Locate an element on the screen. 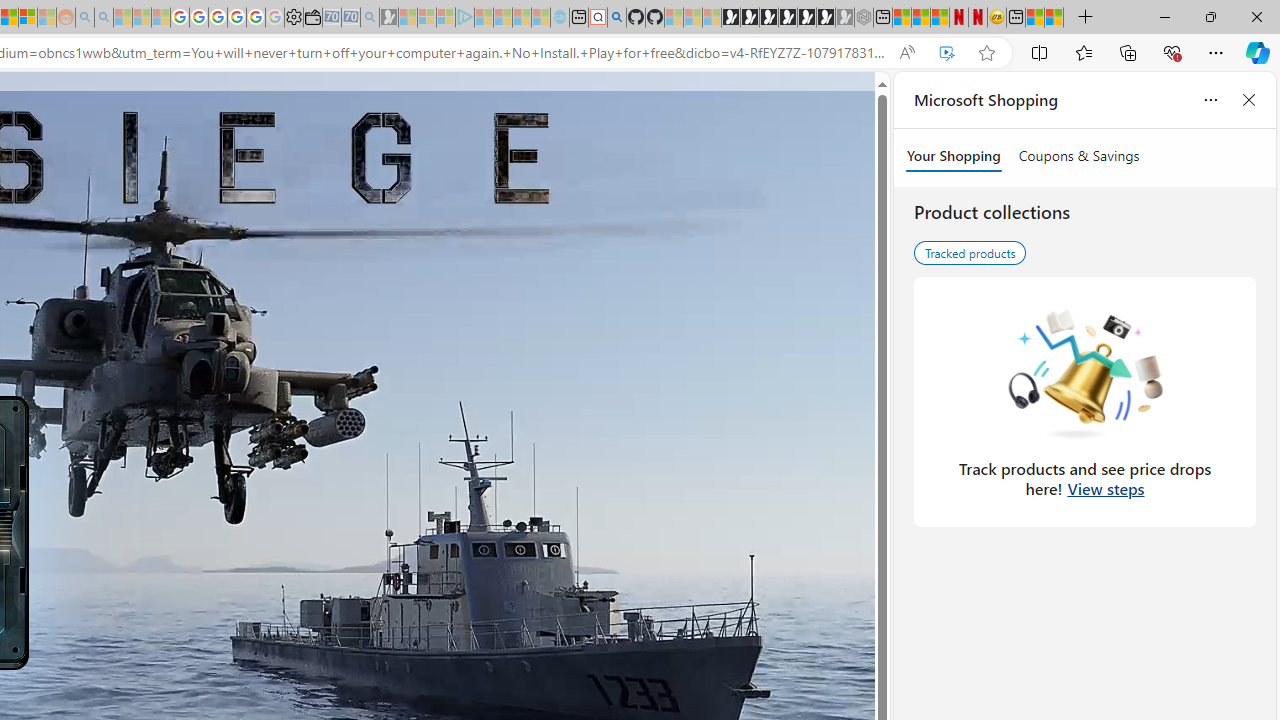 The height and width of the screenshot is (720, 1280). 'Play Cave FRVR in your browser | Games from Microsoft Start' is located at coordinates (768, 17).